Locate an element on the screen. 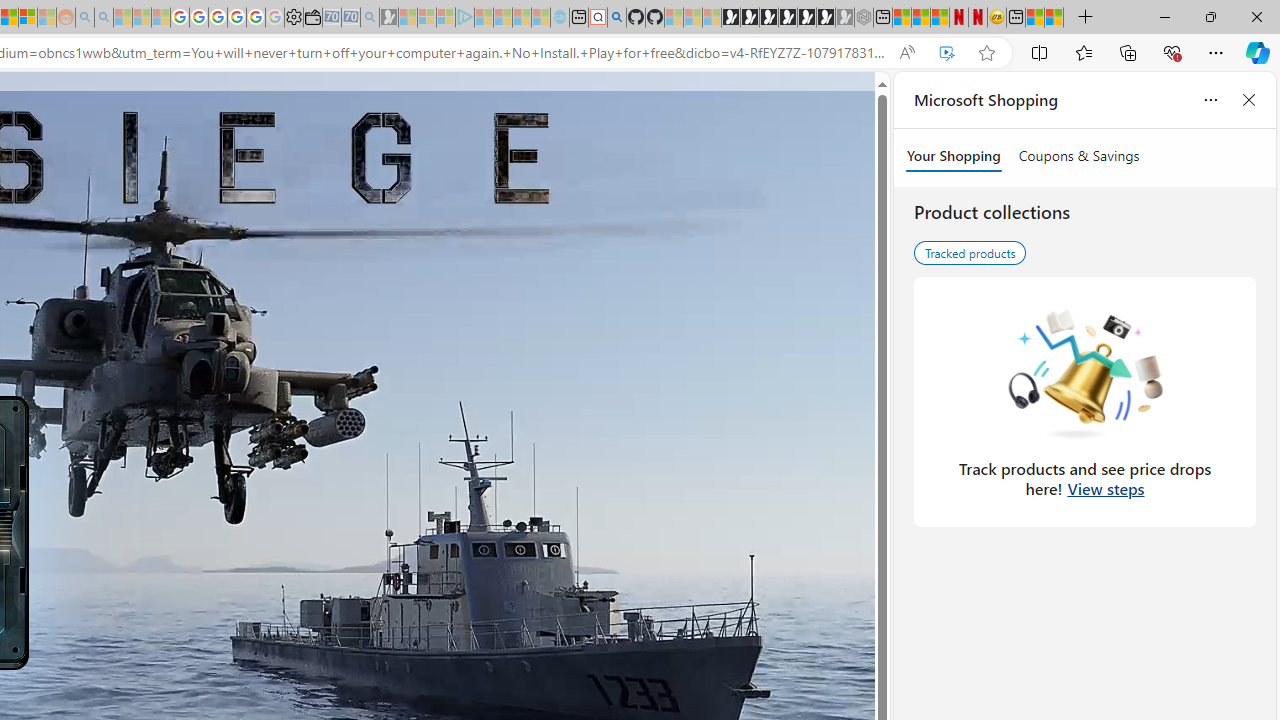 The height and width of the screenshot is (720, 1280). 'Play Cave FRVR in your browser | Games from Microsoft Start' is located at coordinates (768, 17).